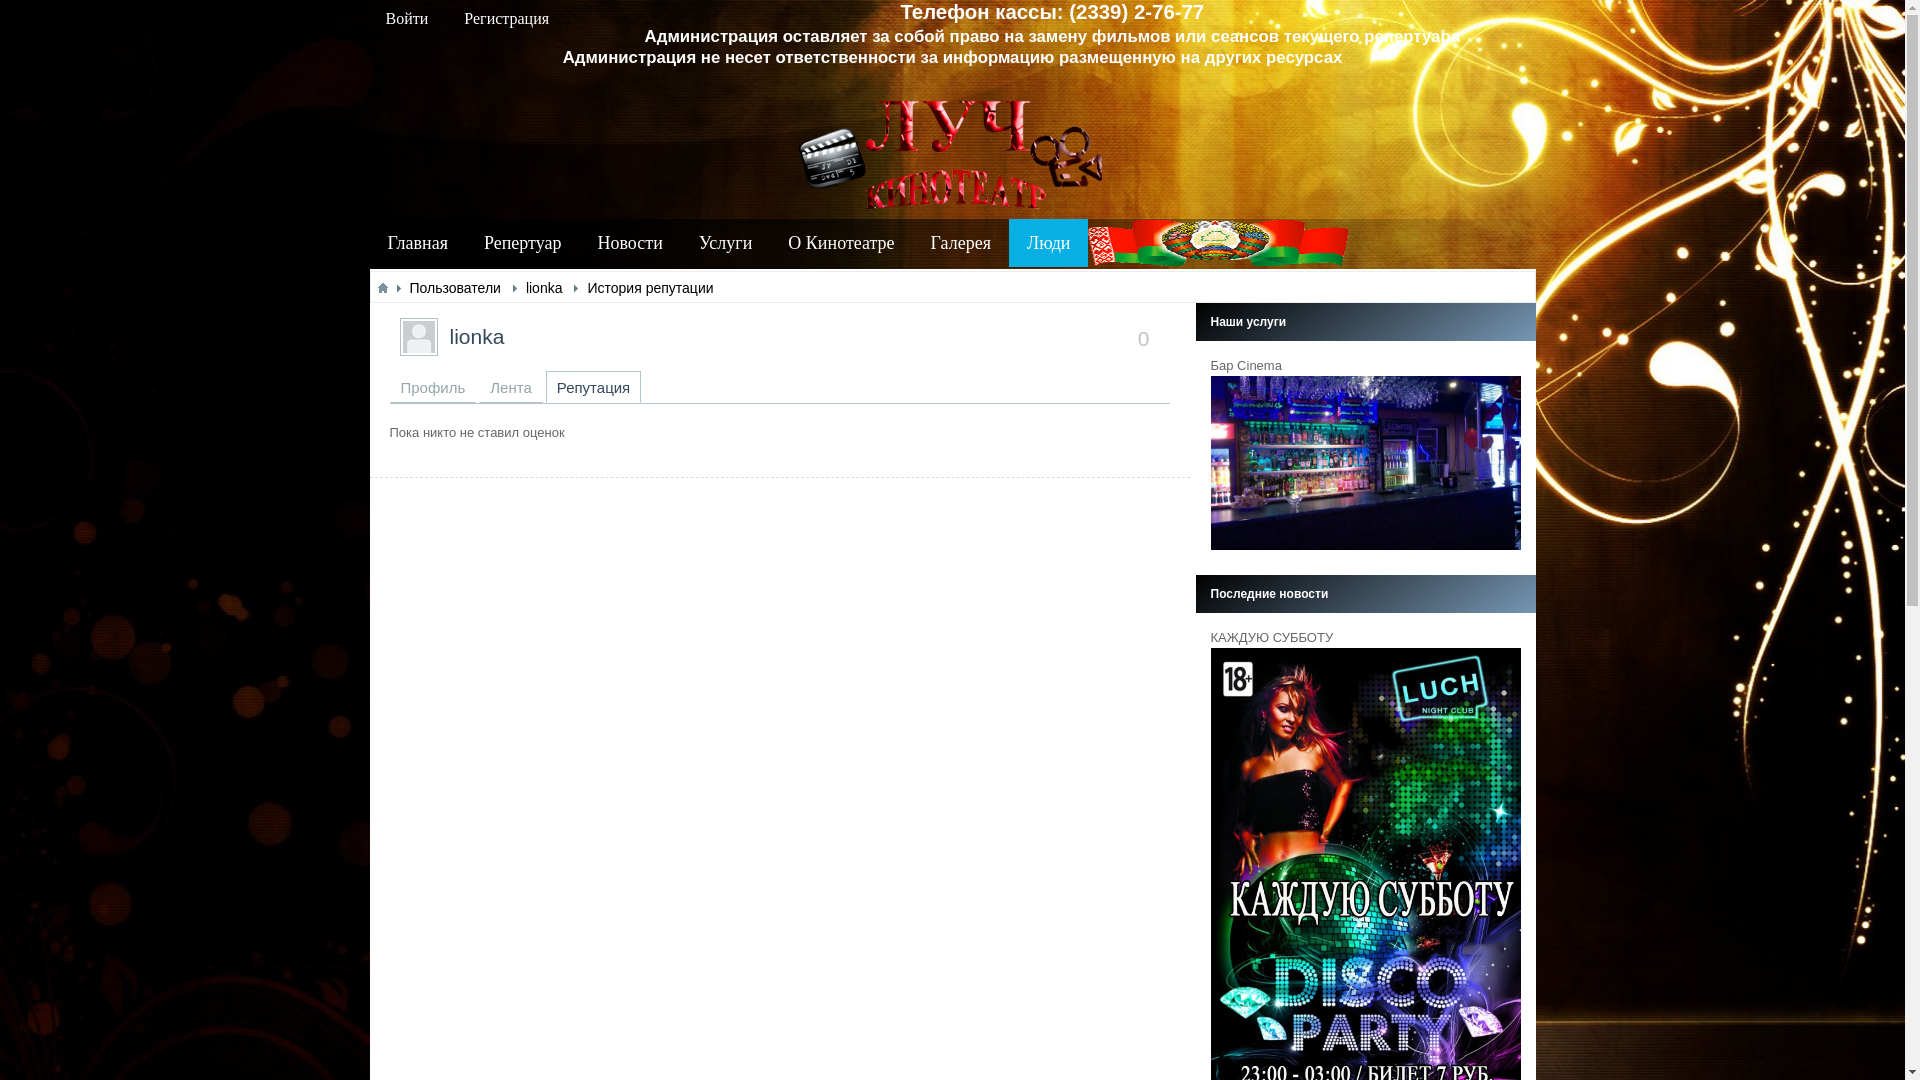  I want to click on 'lionka', so click(476, 335).